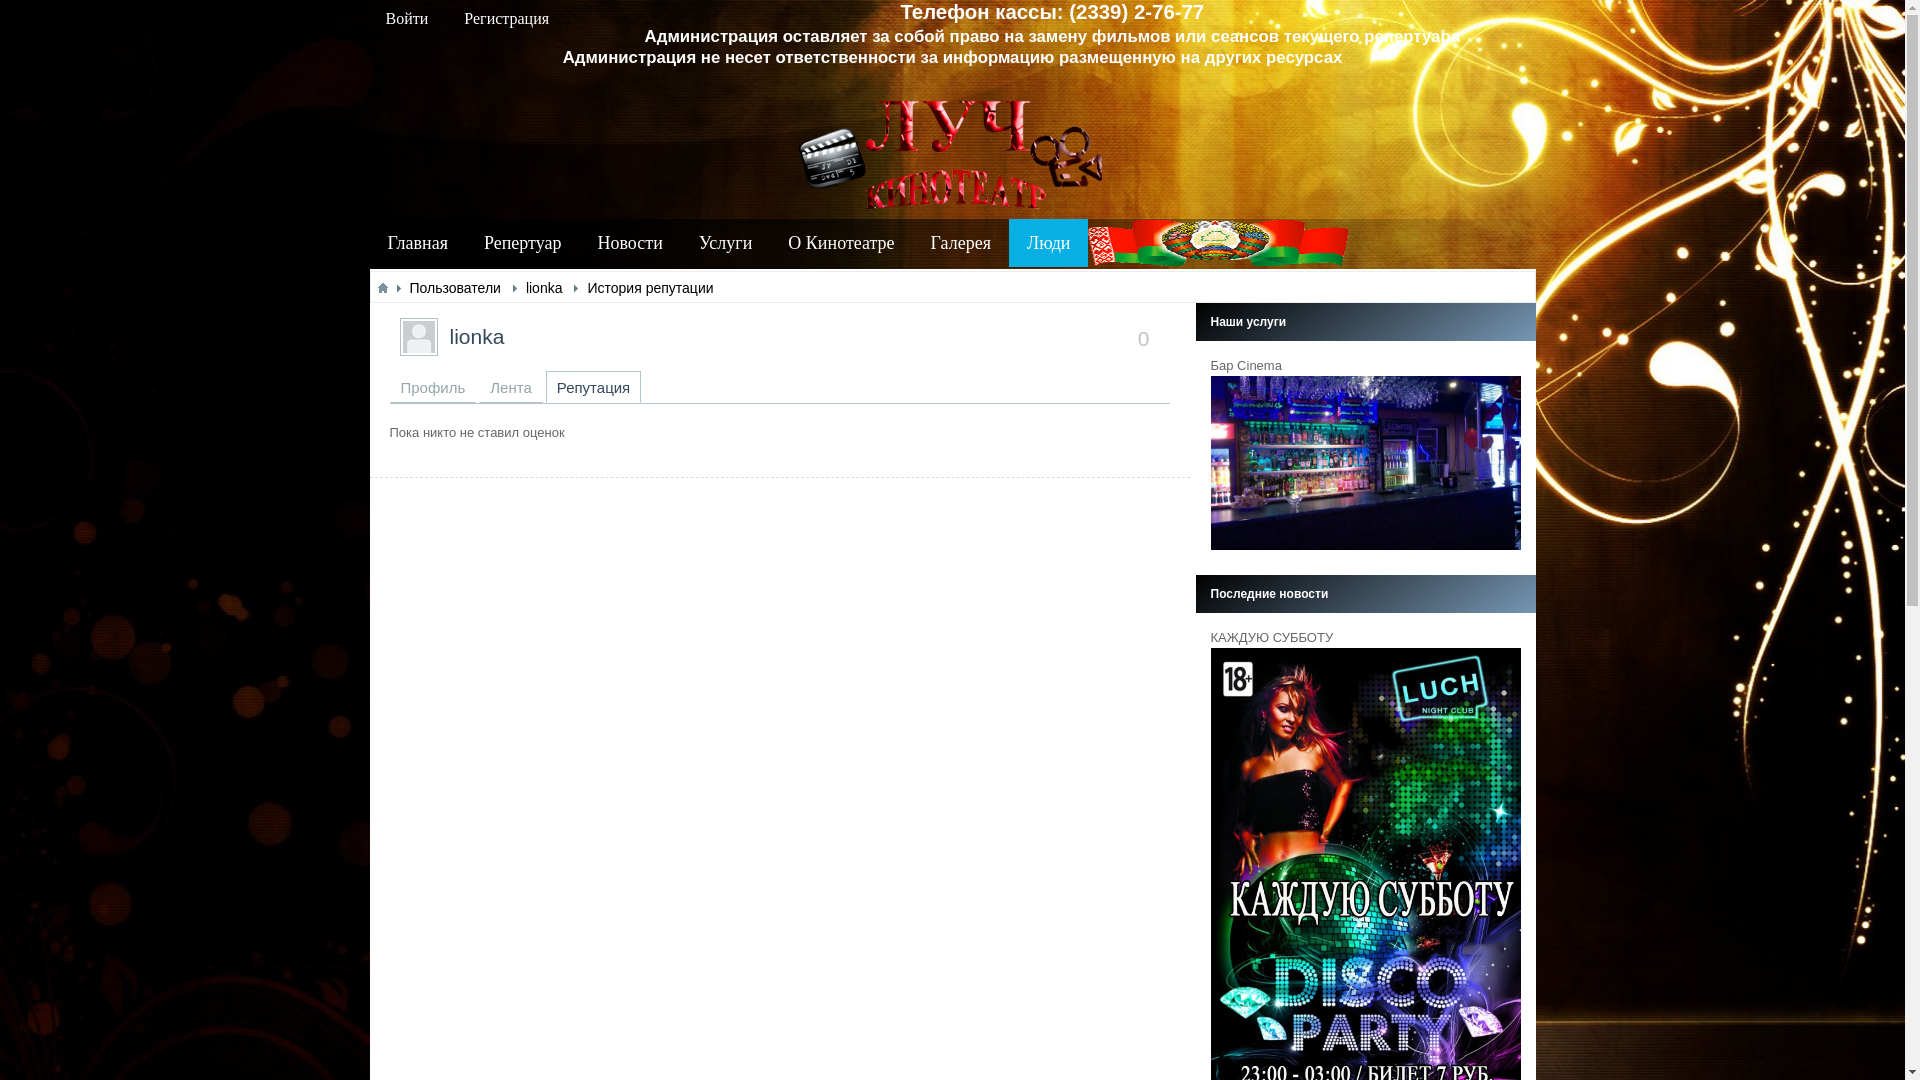  I want to click on 'lionka', so click(476, 335).